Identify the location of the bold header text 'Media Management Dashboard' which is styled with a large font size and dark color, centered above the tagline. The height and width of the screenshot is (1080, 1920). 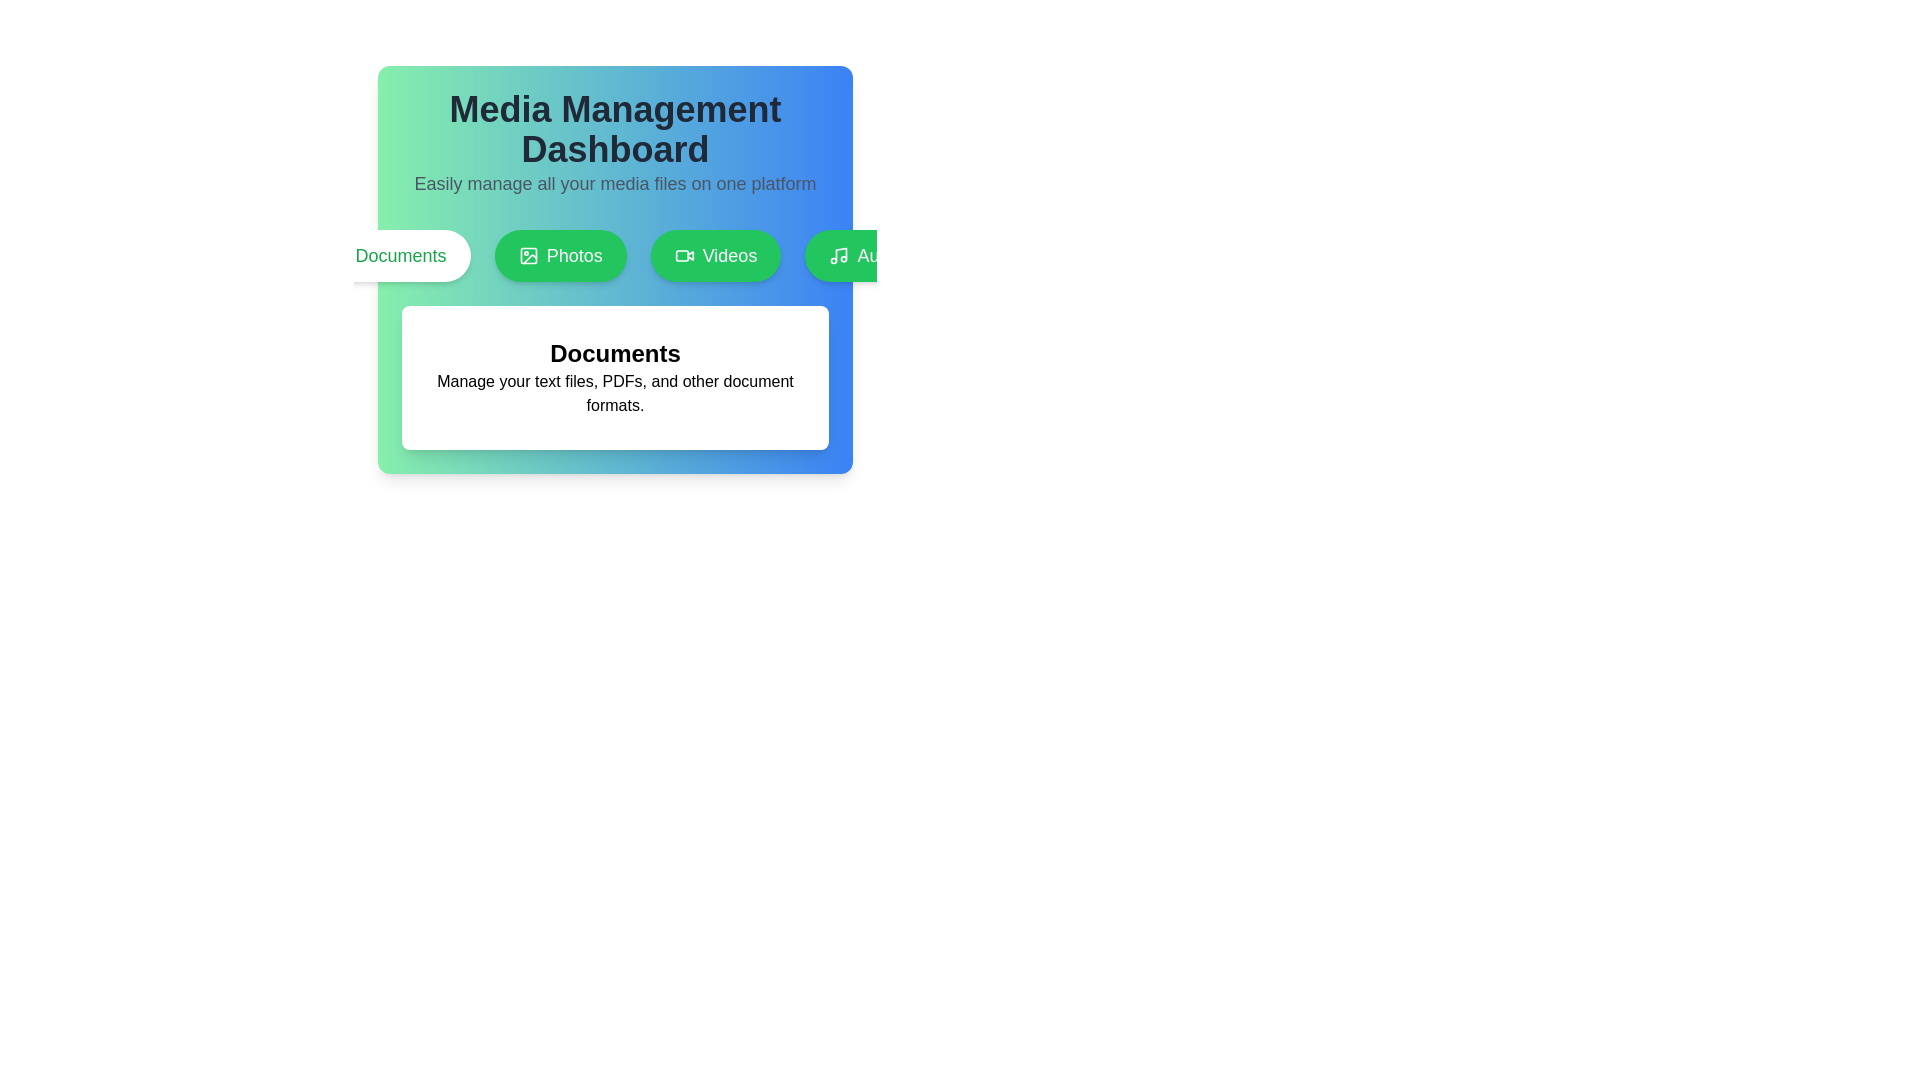
(614, 130).